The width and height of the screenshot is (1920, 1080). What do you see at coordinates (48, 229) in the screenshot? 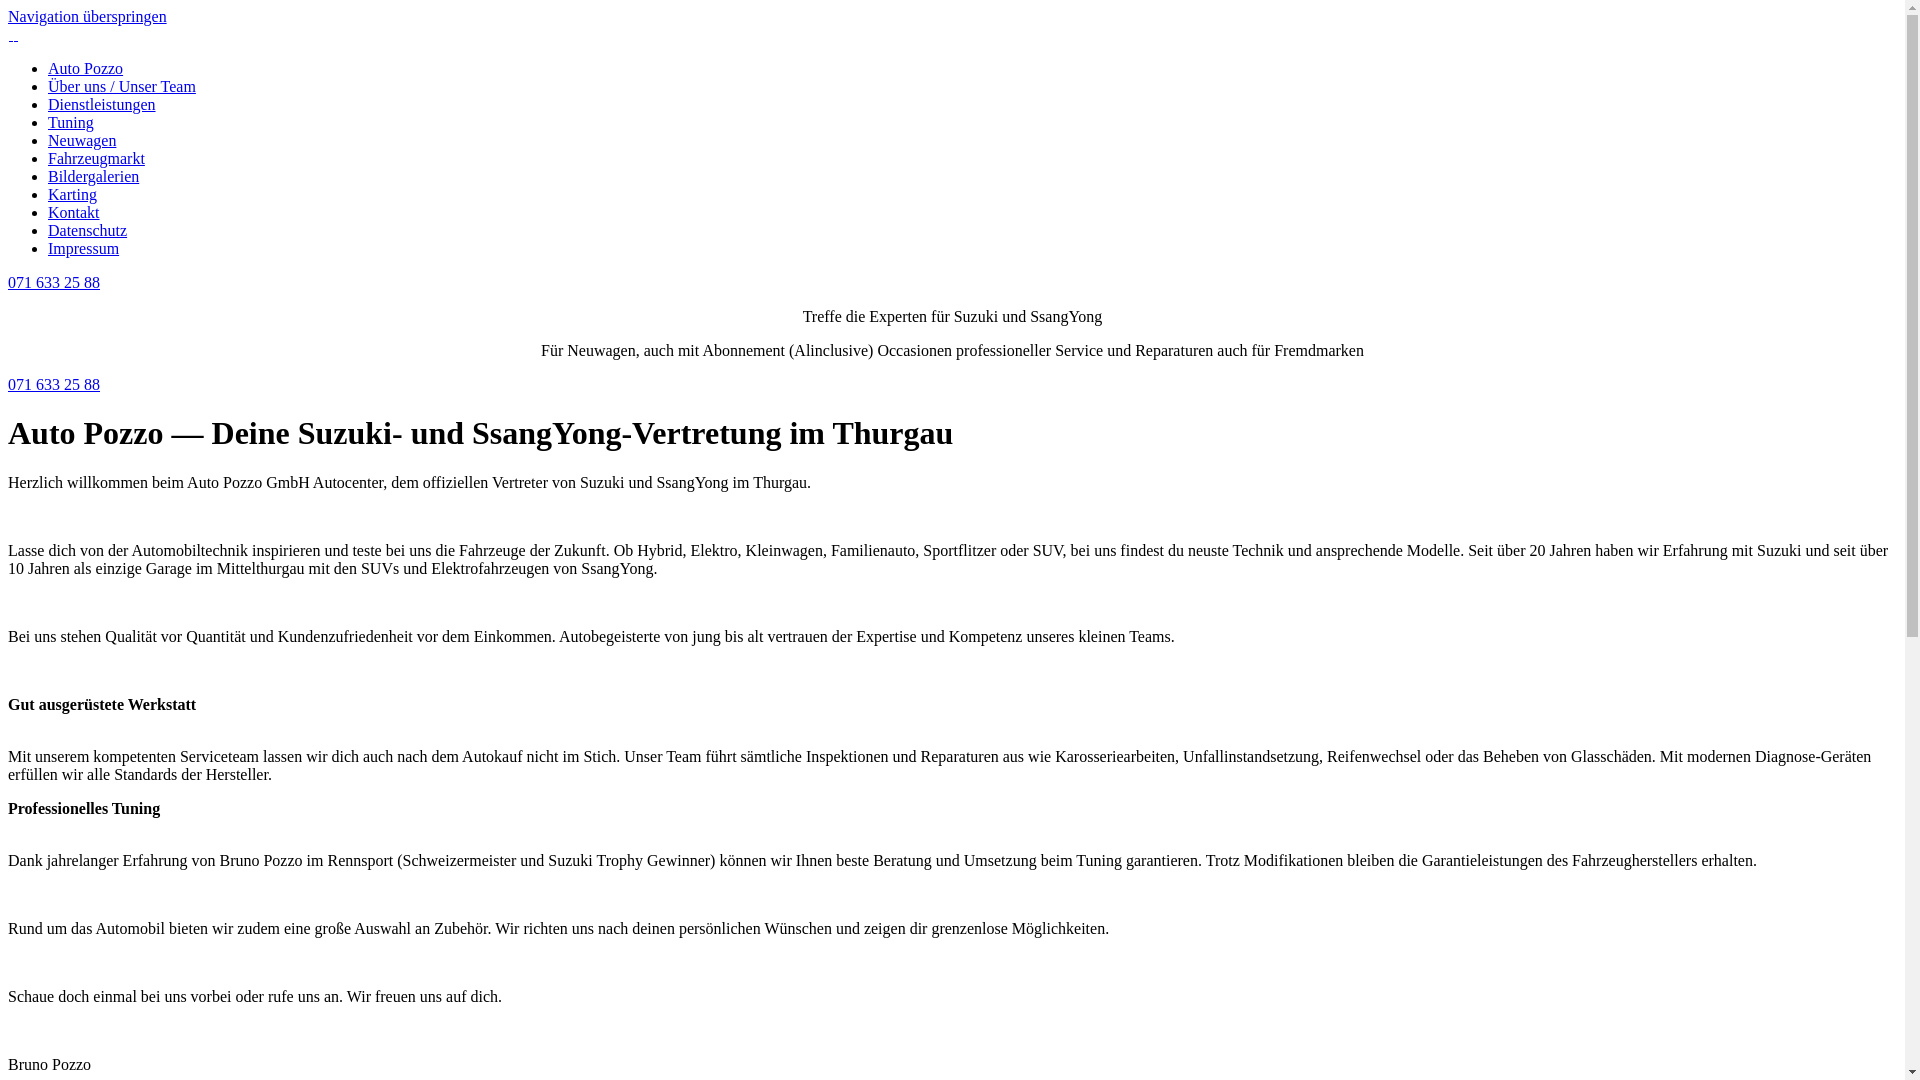
I see `'Datenschutz'` at bounding box center [48, 229].